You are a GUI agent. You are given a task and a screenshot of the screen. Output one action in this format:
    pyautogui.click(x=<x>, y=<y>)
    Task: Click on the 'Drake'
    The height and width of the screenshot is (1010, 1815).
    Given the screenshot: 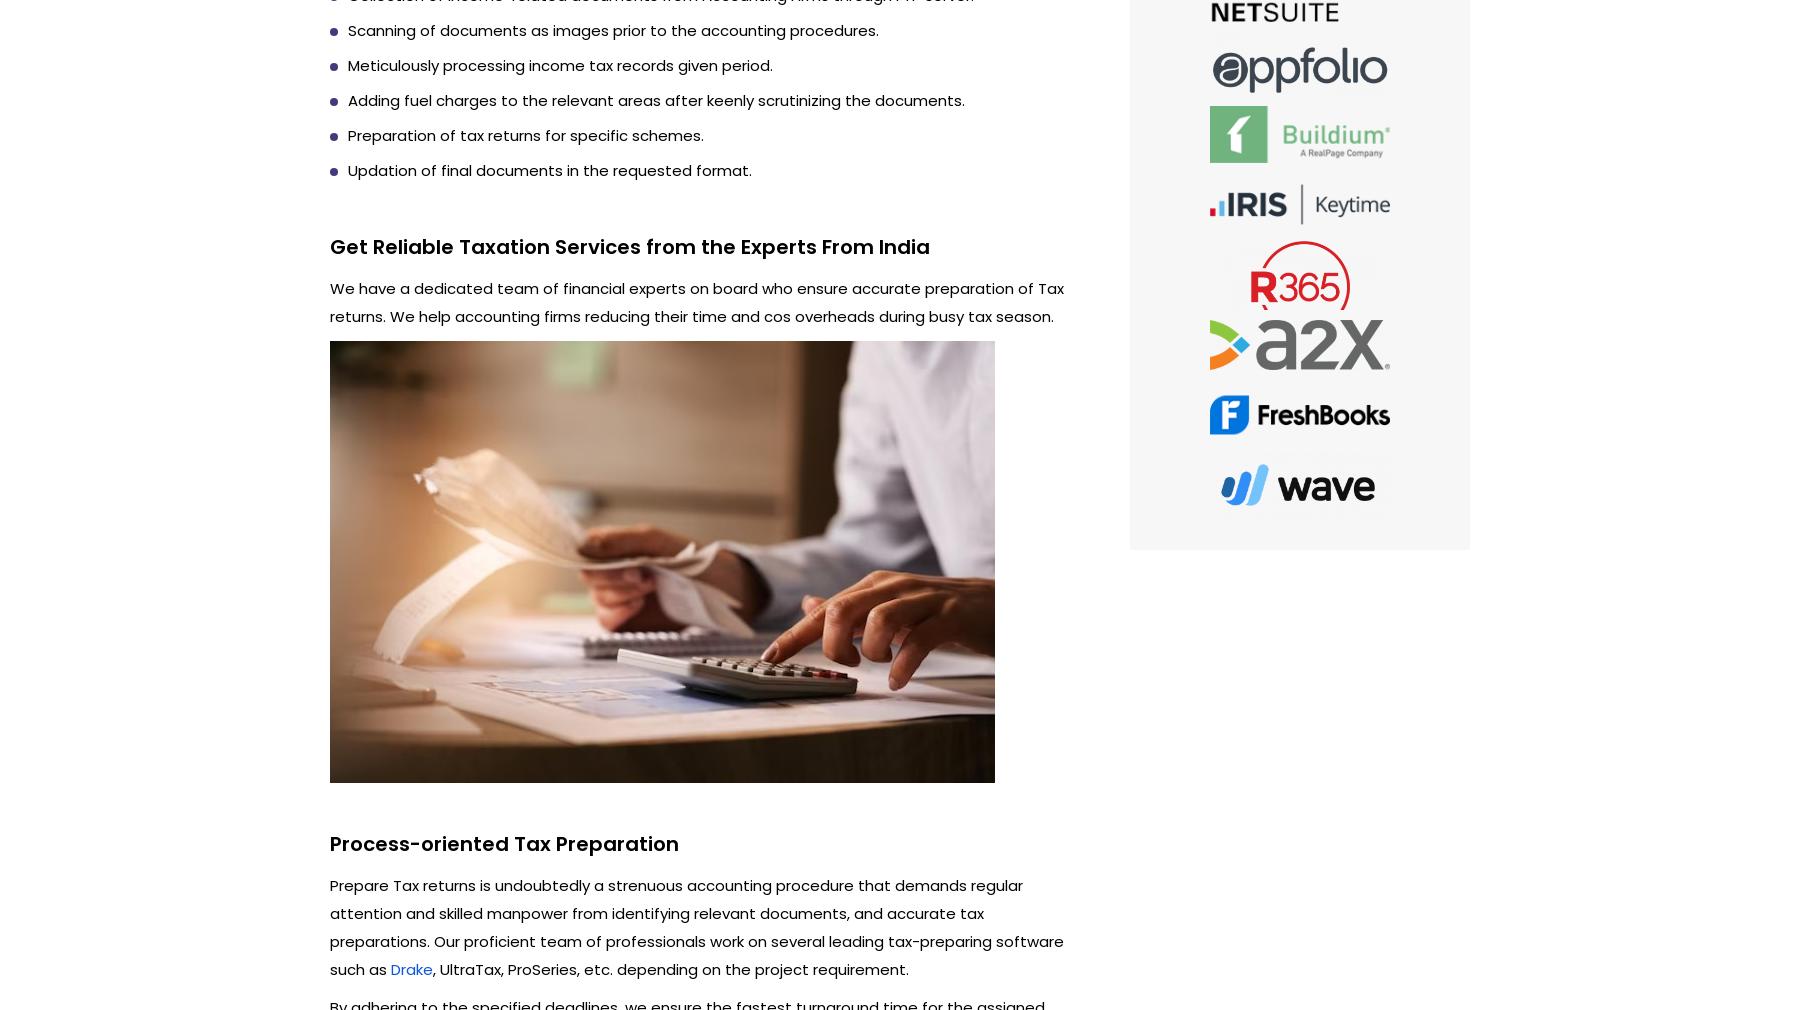 What is the action you would take?
    pyautogui.click(x=412, y=968)
    